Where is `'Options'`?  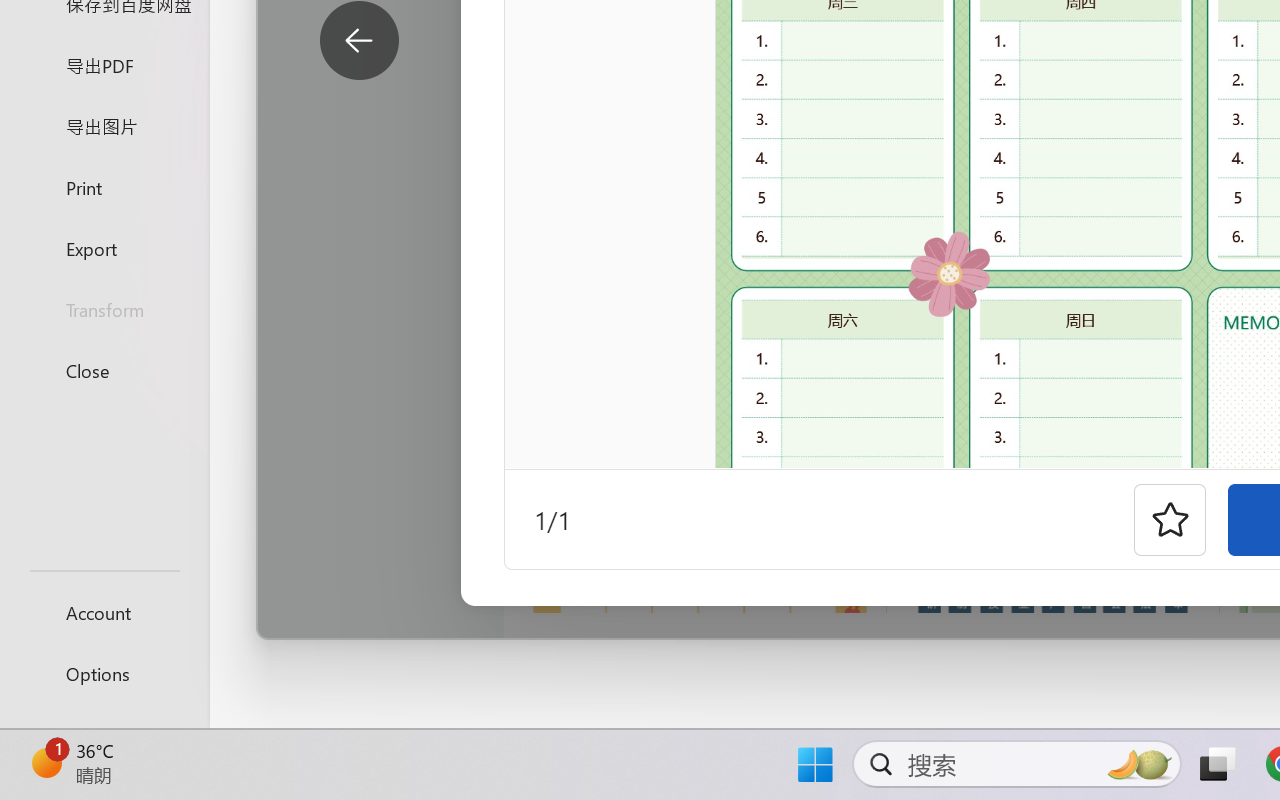
'Options' is located at coordinates (103, 673).